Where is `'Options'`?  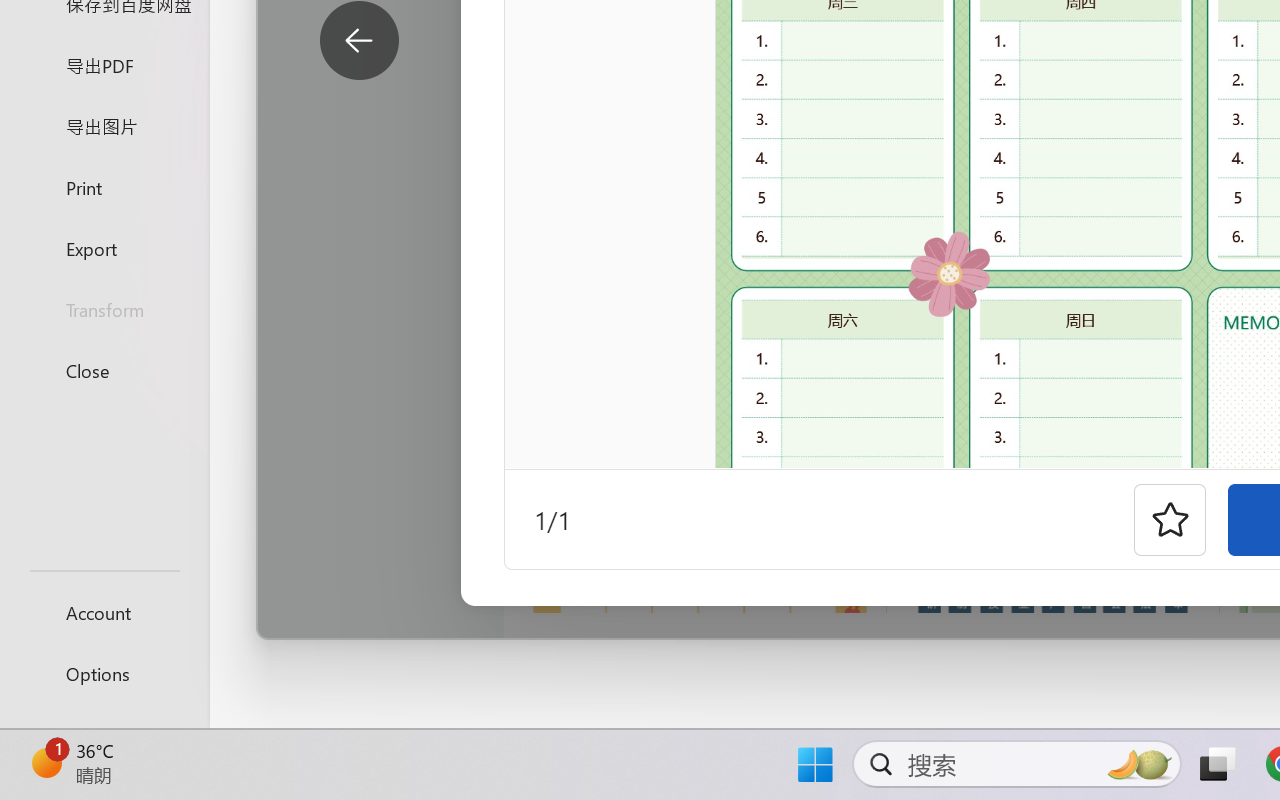
'Options' is located at coordinates (103, 673).